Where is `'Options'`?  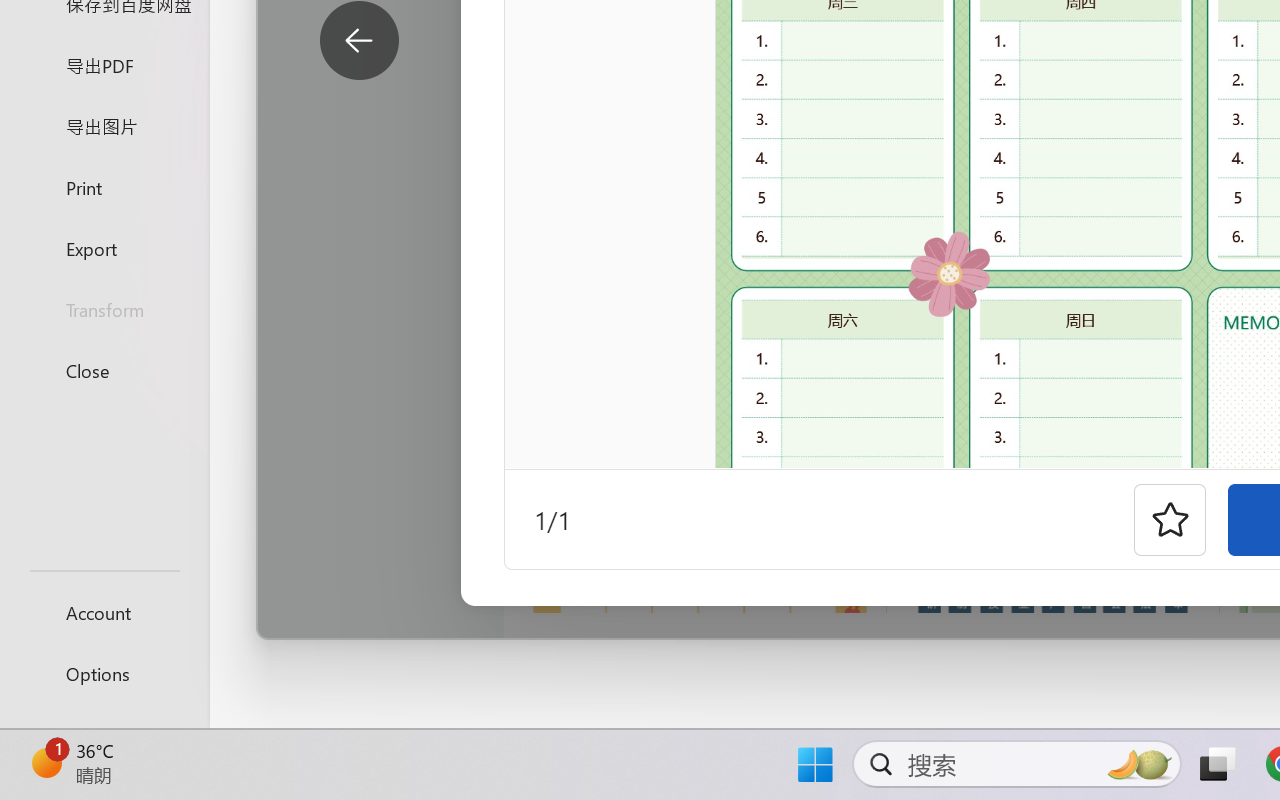
'Options' is located at coordinates (103, 673).